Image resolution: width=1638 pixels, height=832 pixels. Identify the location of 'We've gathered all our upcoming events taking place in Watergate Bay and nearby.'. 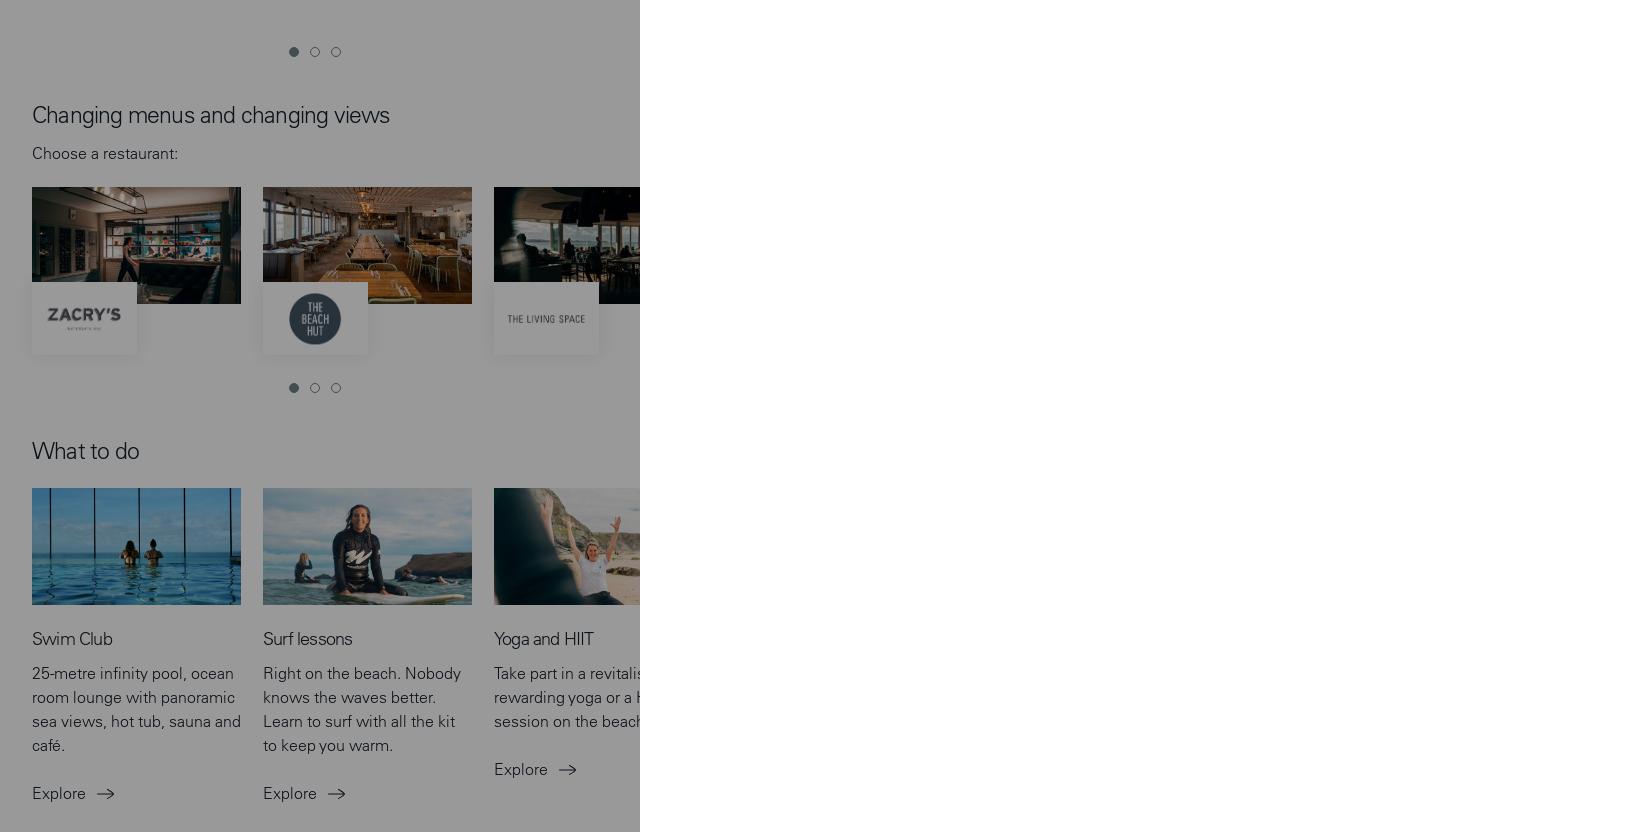
(1513, 261).